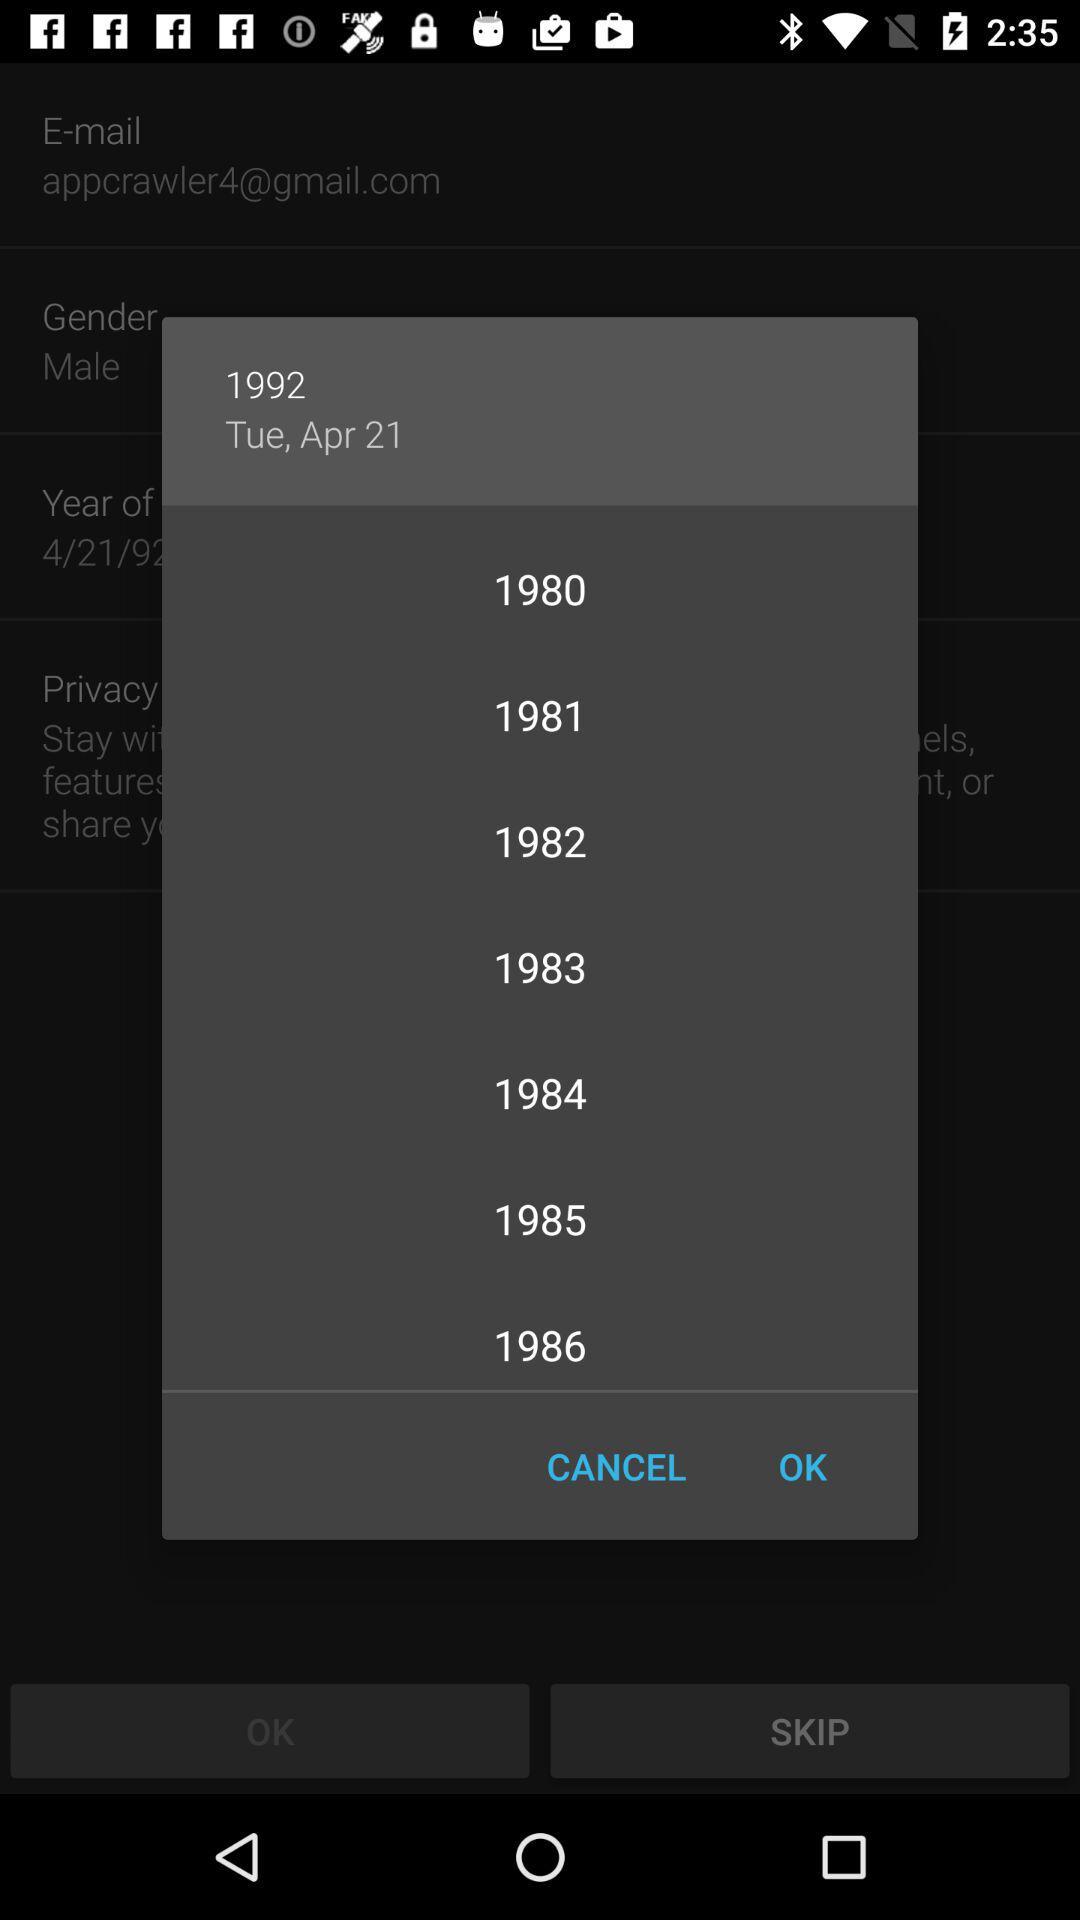 The image size is (1080, 1920). I want to click on the icon above tue, apr 21 app, so click(540, 363).